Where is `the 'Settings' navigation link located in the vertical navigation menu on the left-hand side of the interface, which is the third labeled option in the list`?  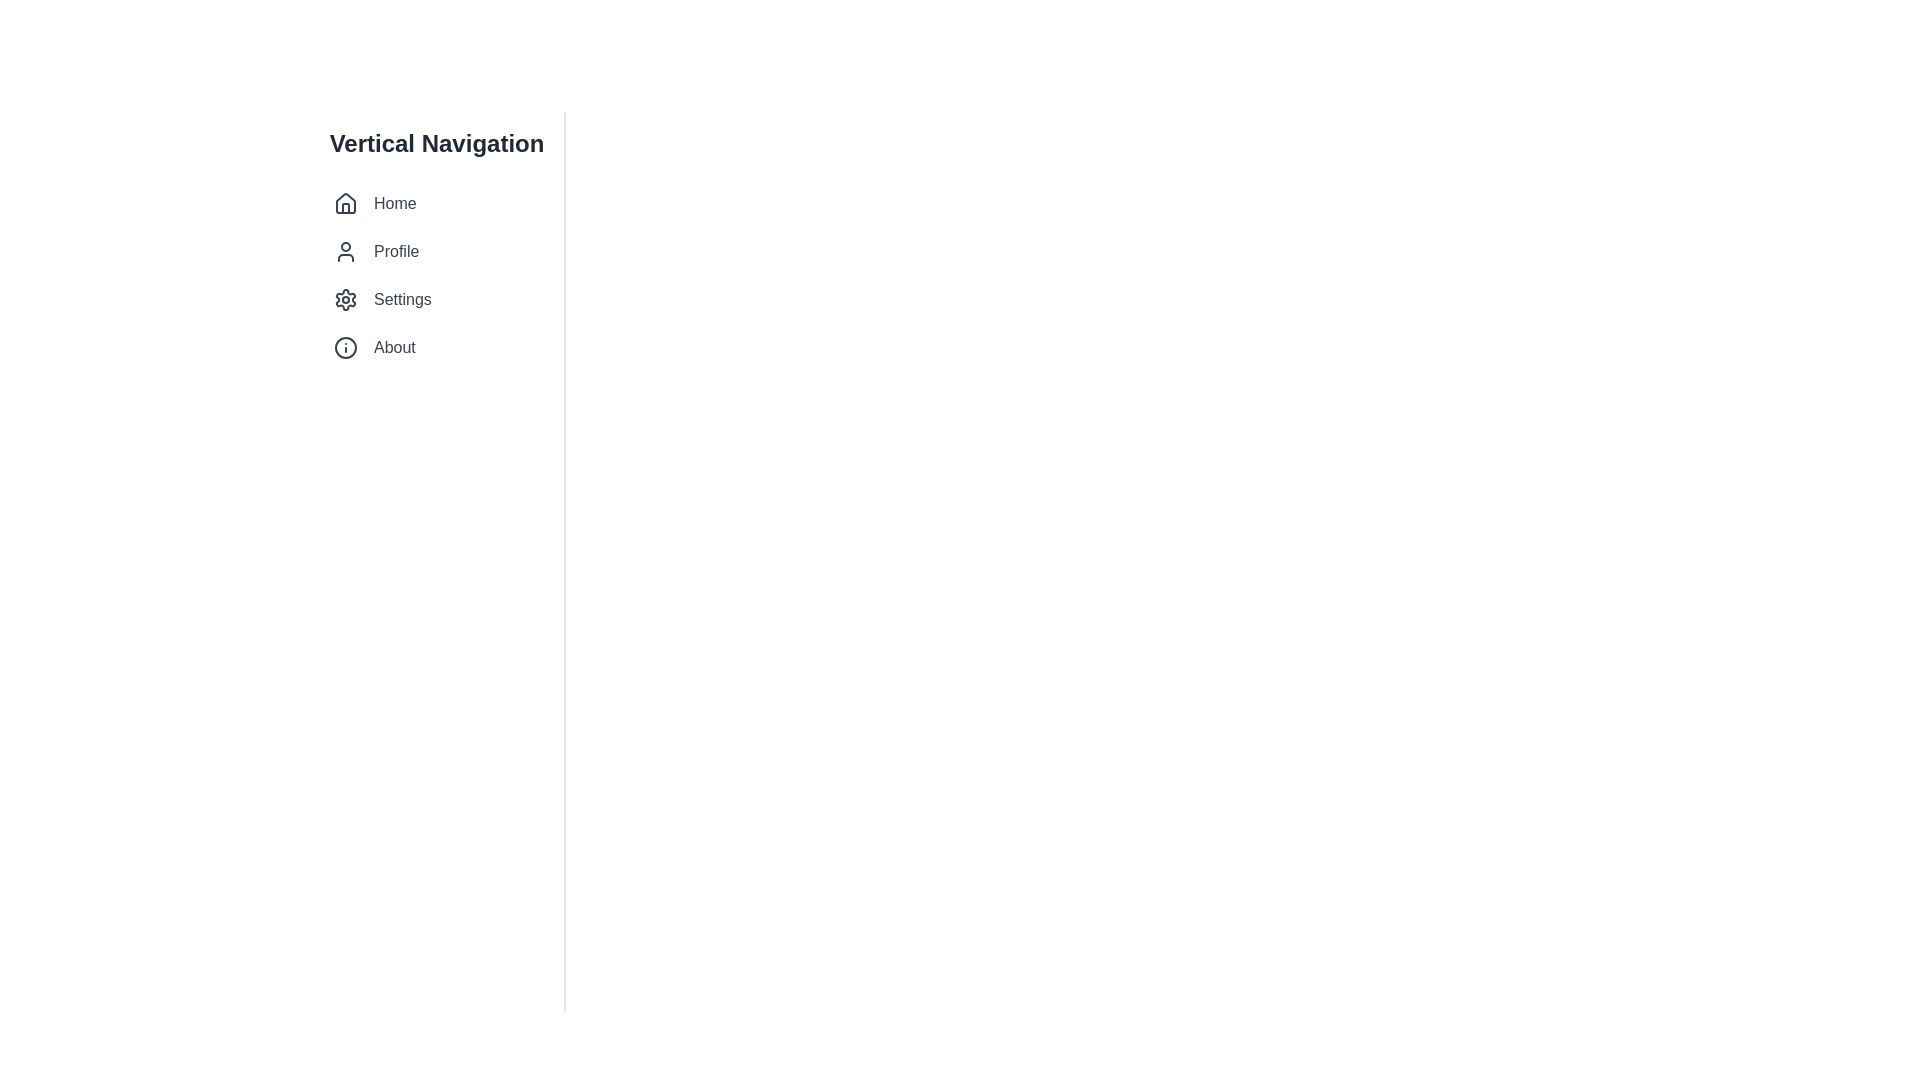 the 'Settings' navigation link located in the vertical navigation menu on the left-hand side of the interface, which is the third labeled option in the list is located at coordinates (401, 300).